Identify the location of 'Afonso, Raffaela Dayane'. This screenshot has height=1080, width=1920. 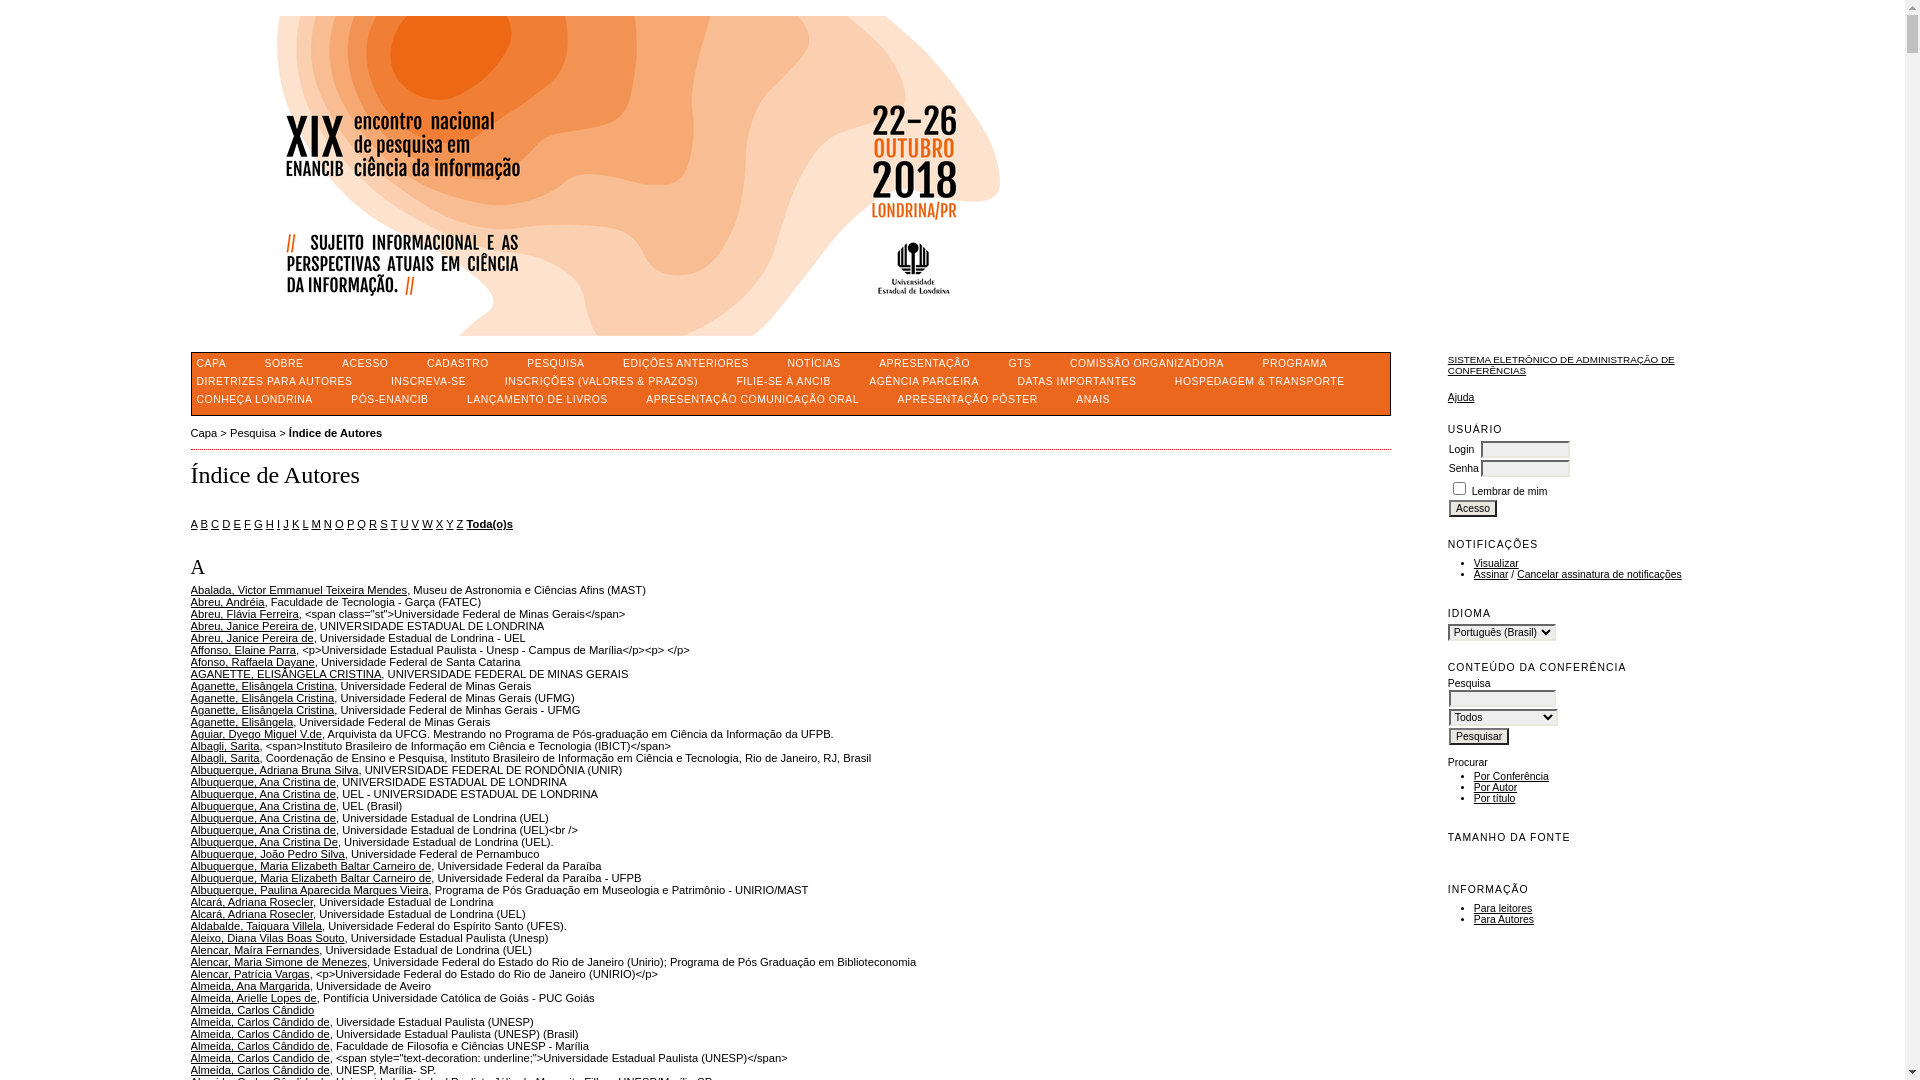
(251, 662).